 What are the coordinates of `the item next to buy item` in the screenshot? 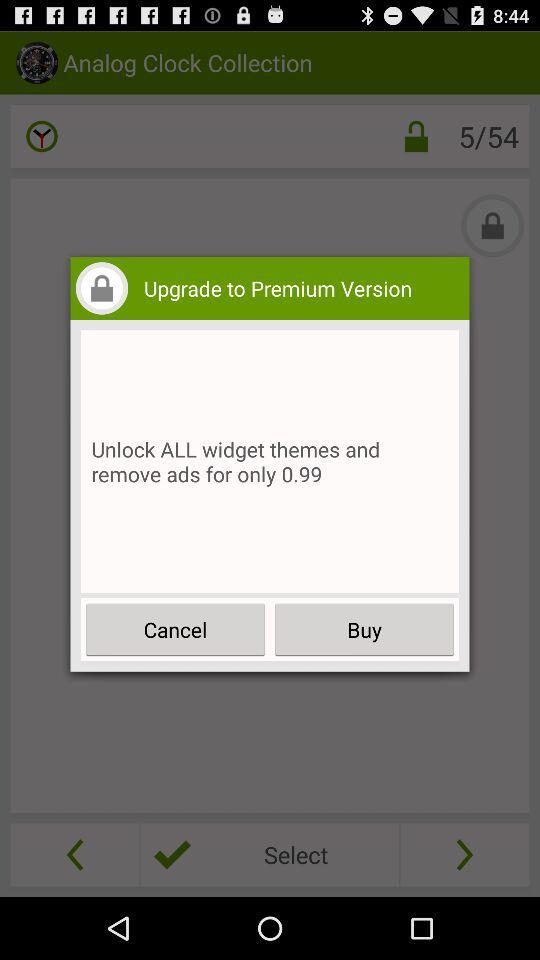 It's located at (175, 628).